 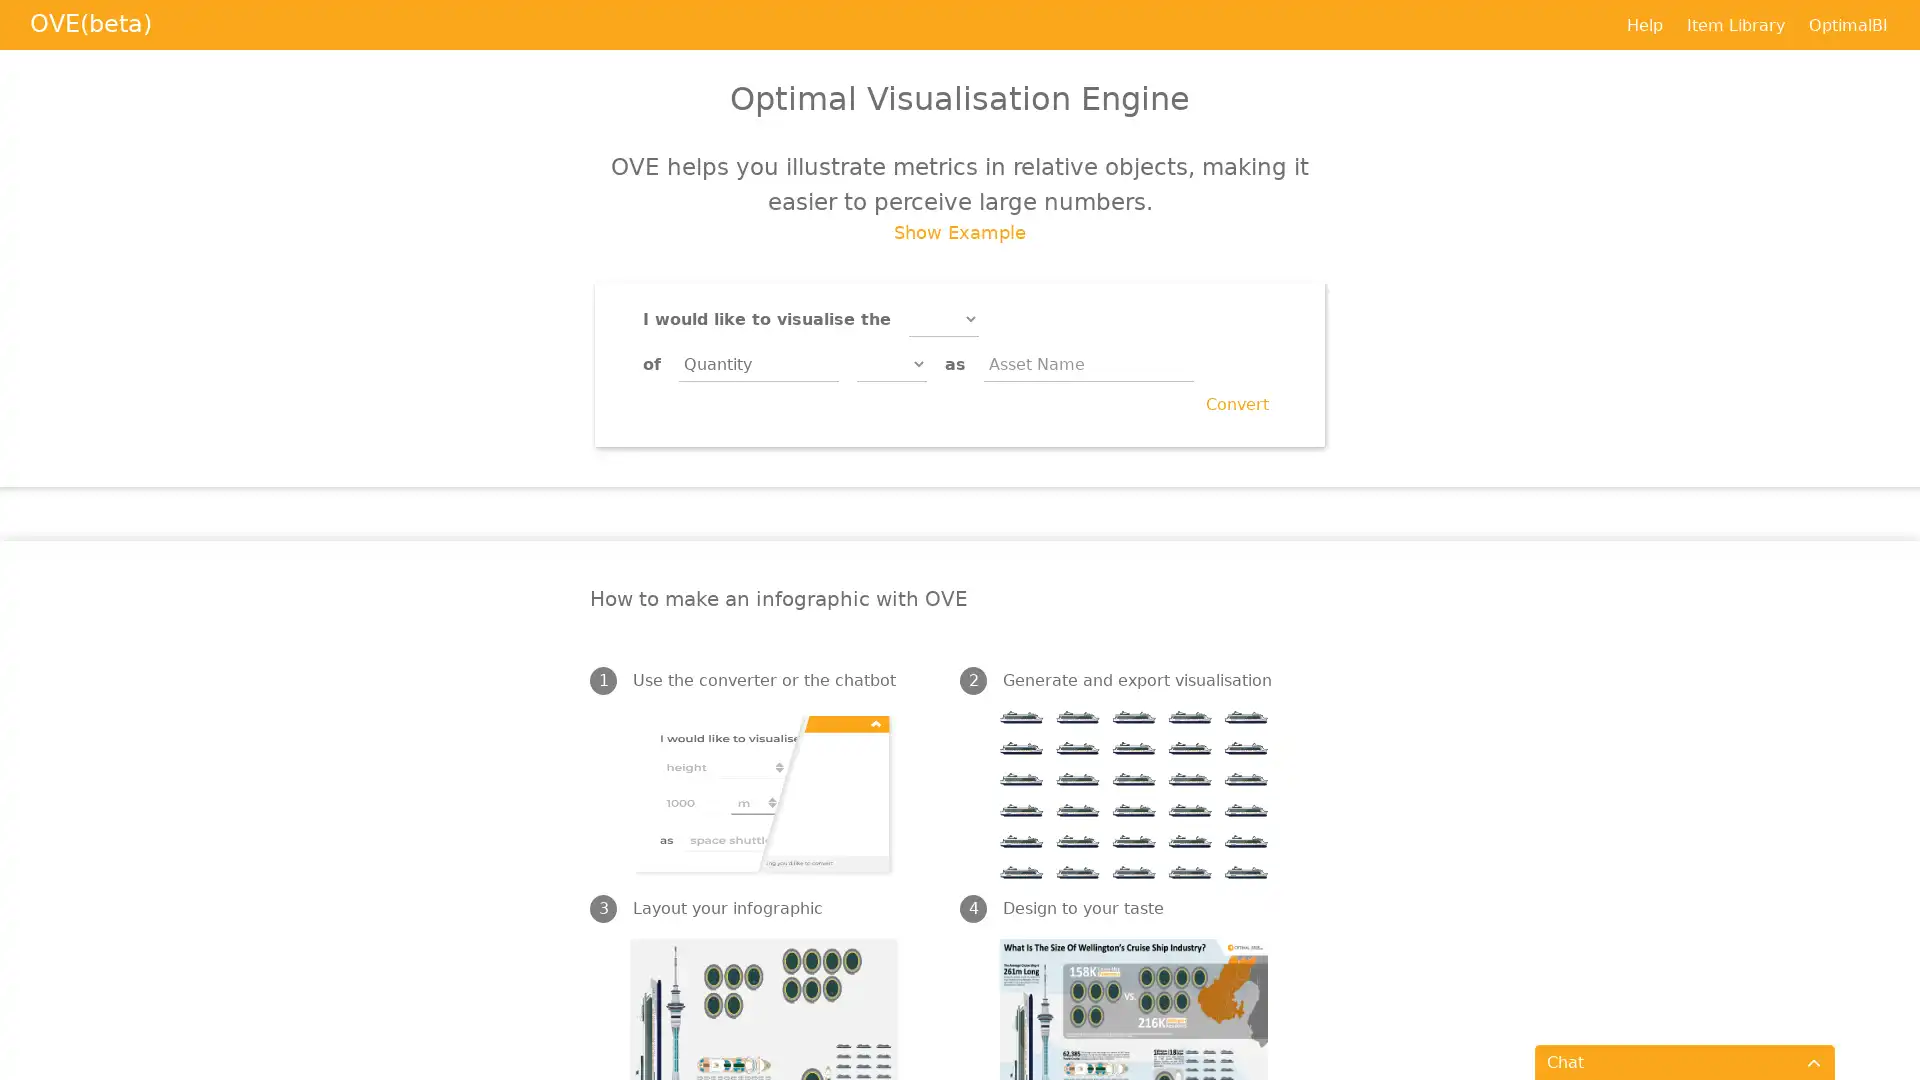 I want to click on Convert, so click(x=1236, y=405).